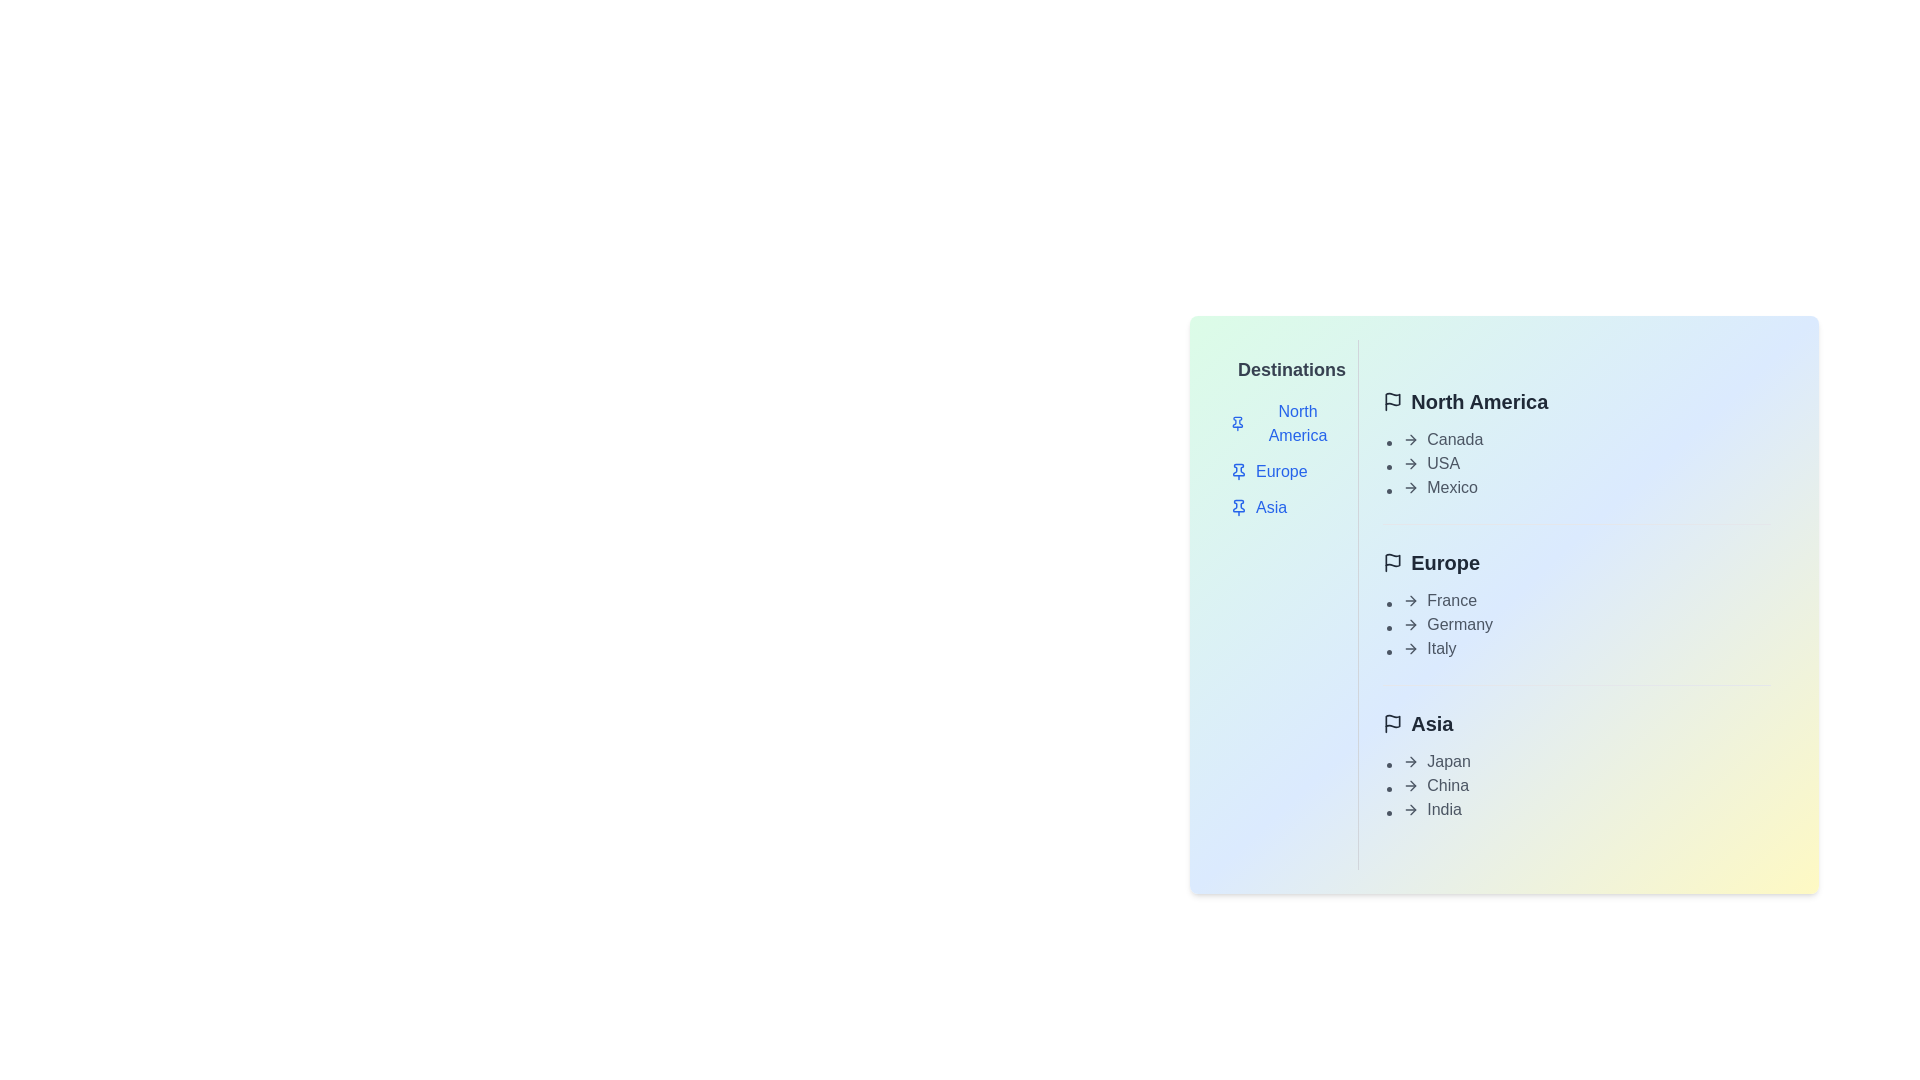 This screenshot has width=1920, height=1080. I want to click on the rightward-pointing arrow icon adjacent to the text 'China', so click(1410, 785).